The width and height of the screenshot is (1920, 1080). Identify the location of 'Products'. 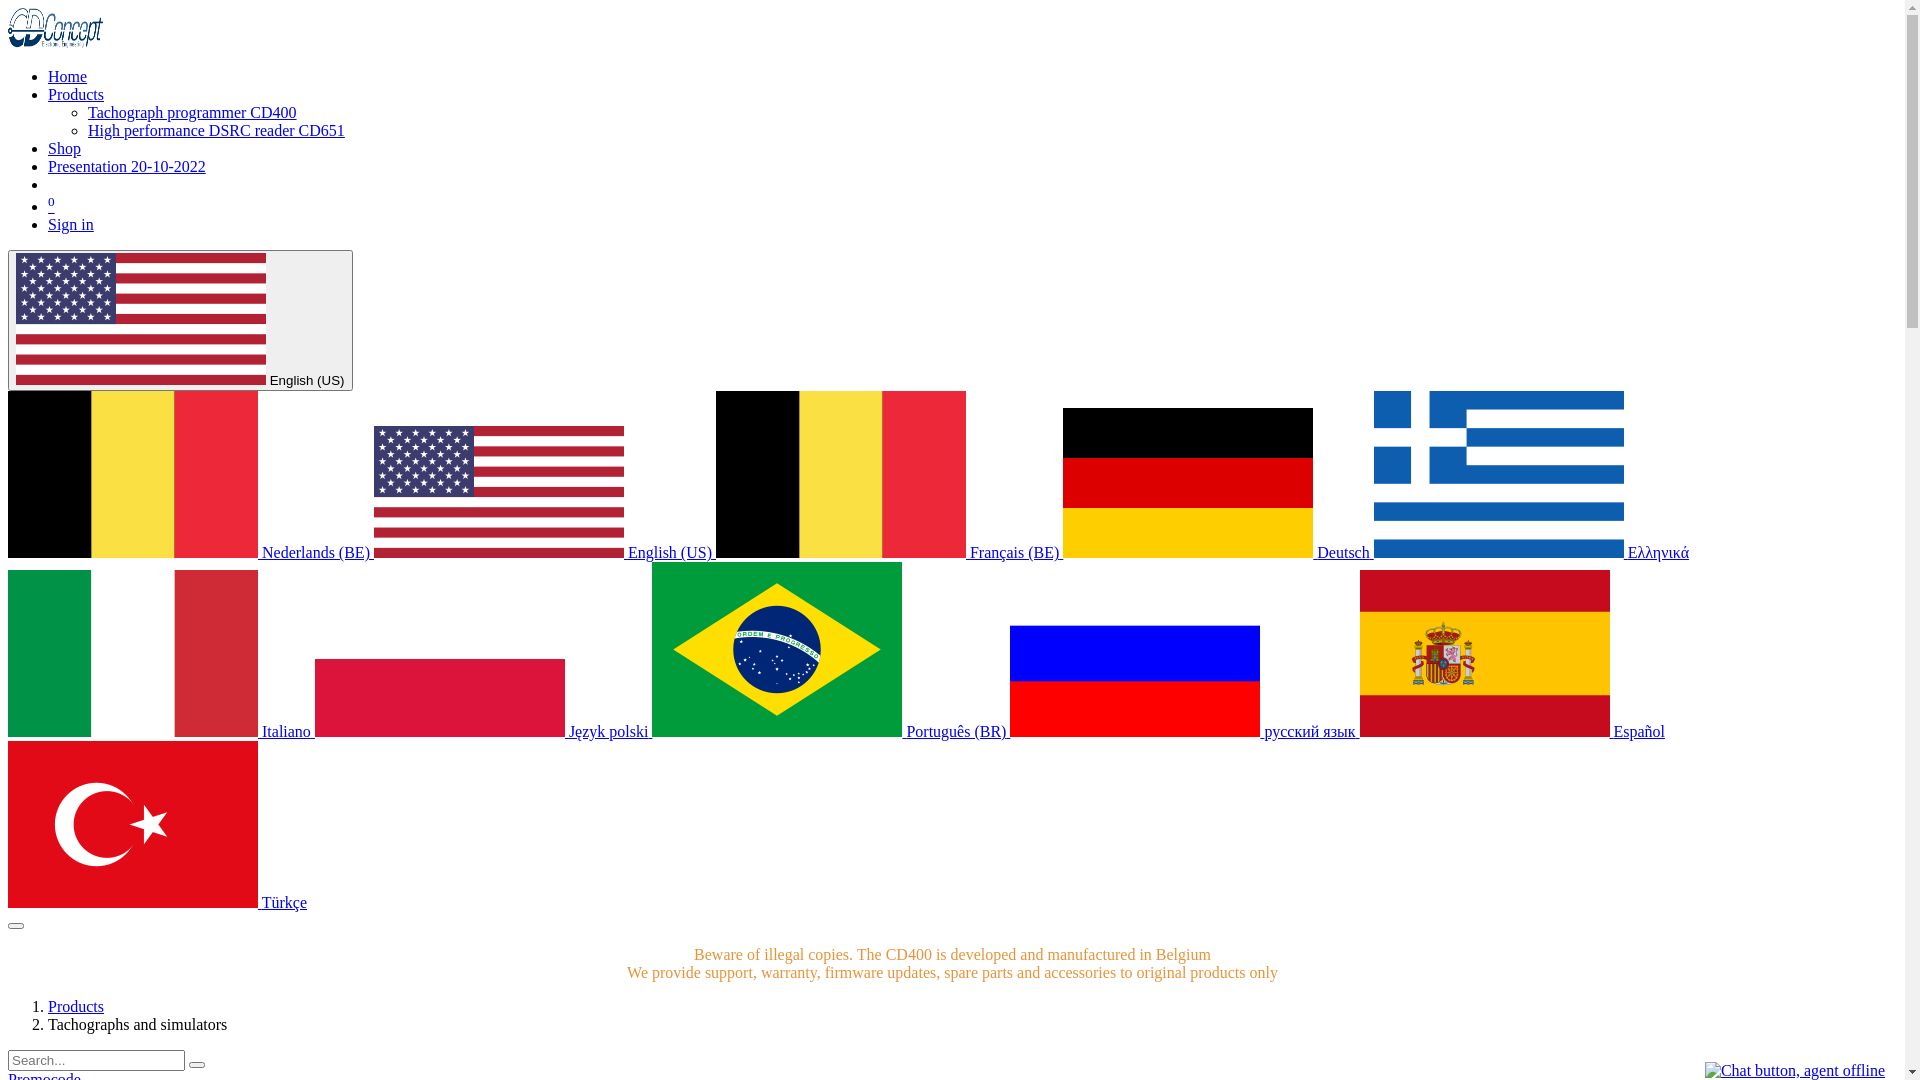
(76, 94).